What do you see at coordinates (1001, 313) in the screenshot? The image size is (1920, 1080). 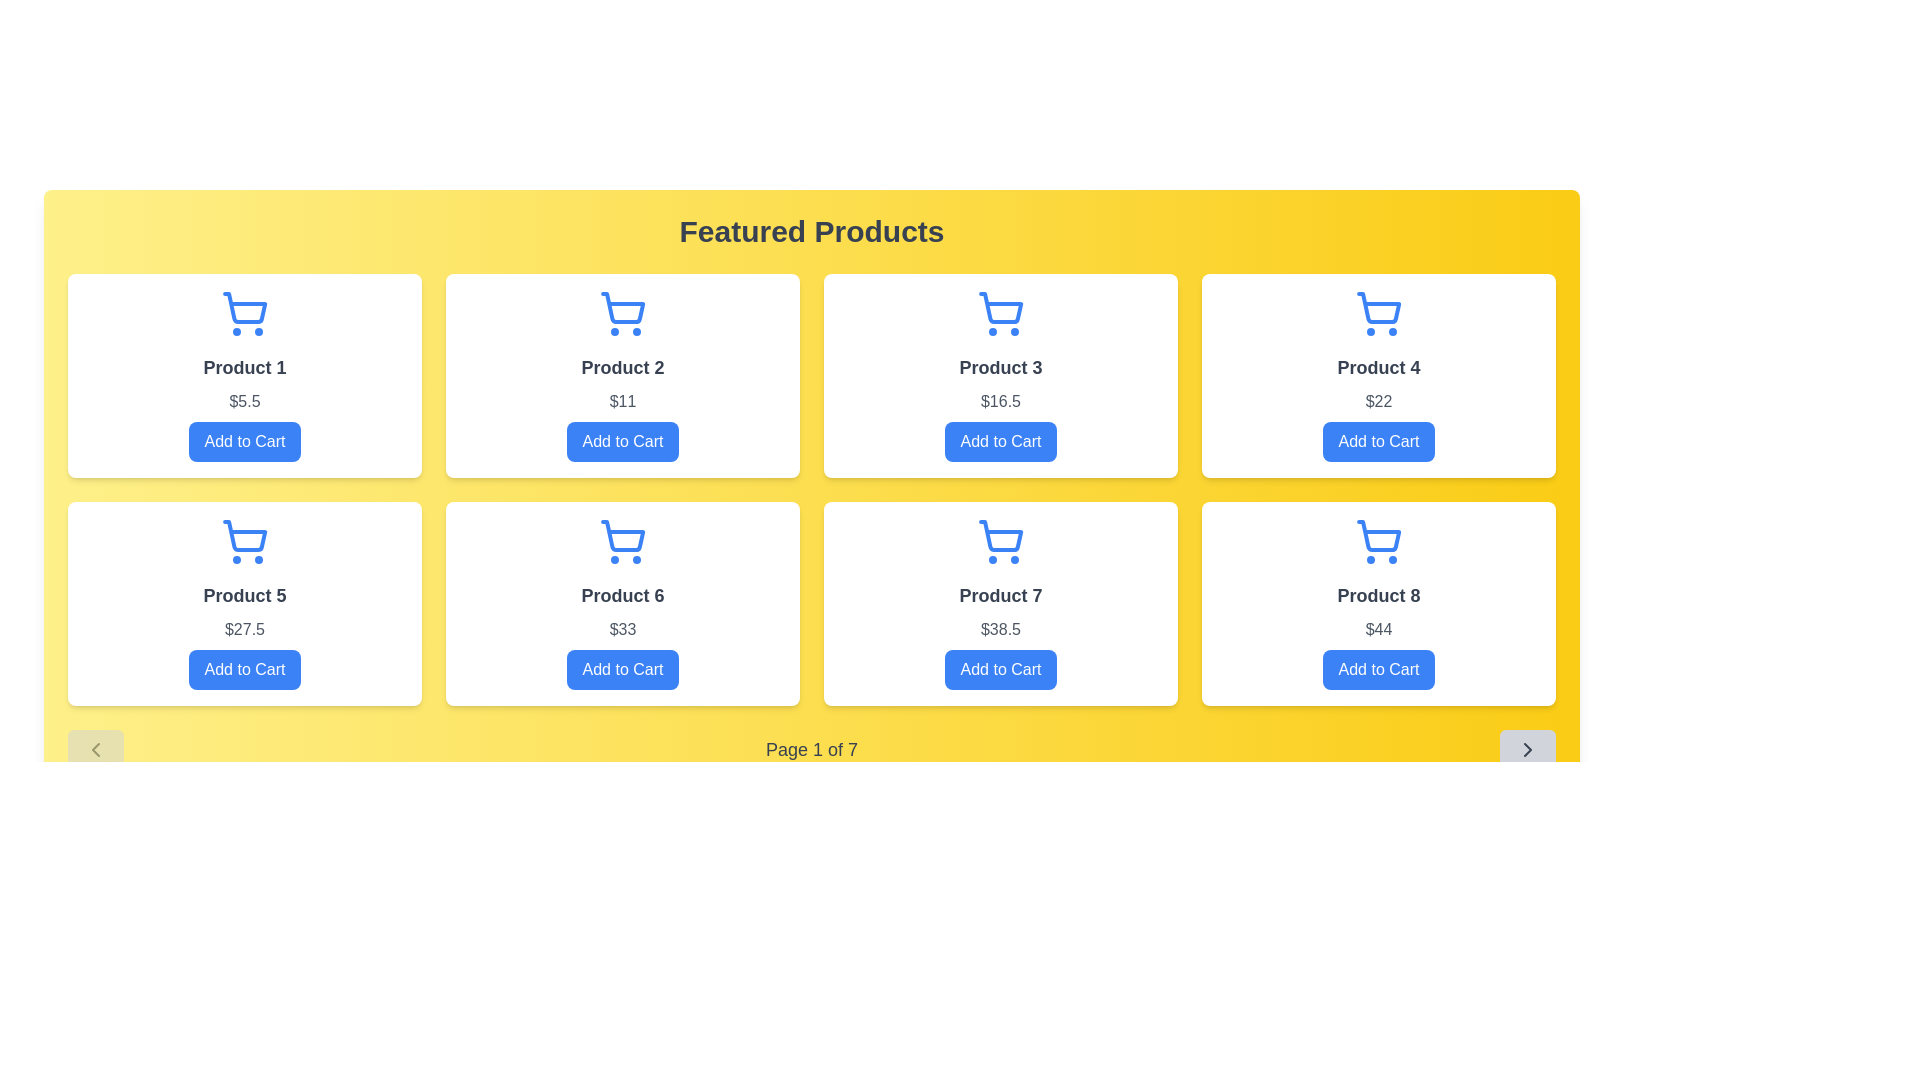 I see `the shopping cart icon with a blue color scheme located at the top-center of the product card for 'Product 3', which is above the title and price` at bounding box center [1001, 313].